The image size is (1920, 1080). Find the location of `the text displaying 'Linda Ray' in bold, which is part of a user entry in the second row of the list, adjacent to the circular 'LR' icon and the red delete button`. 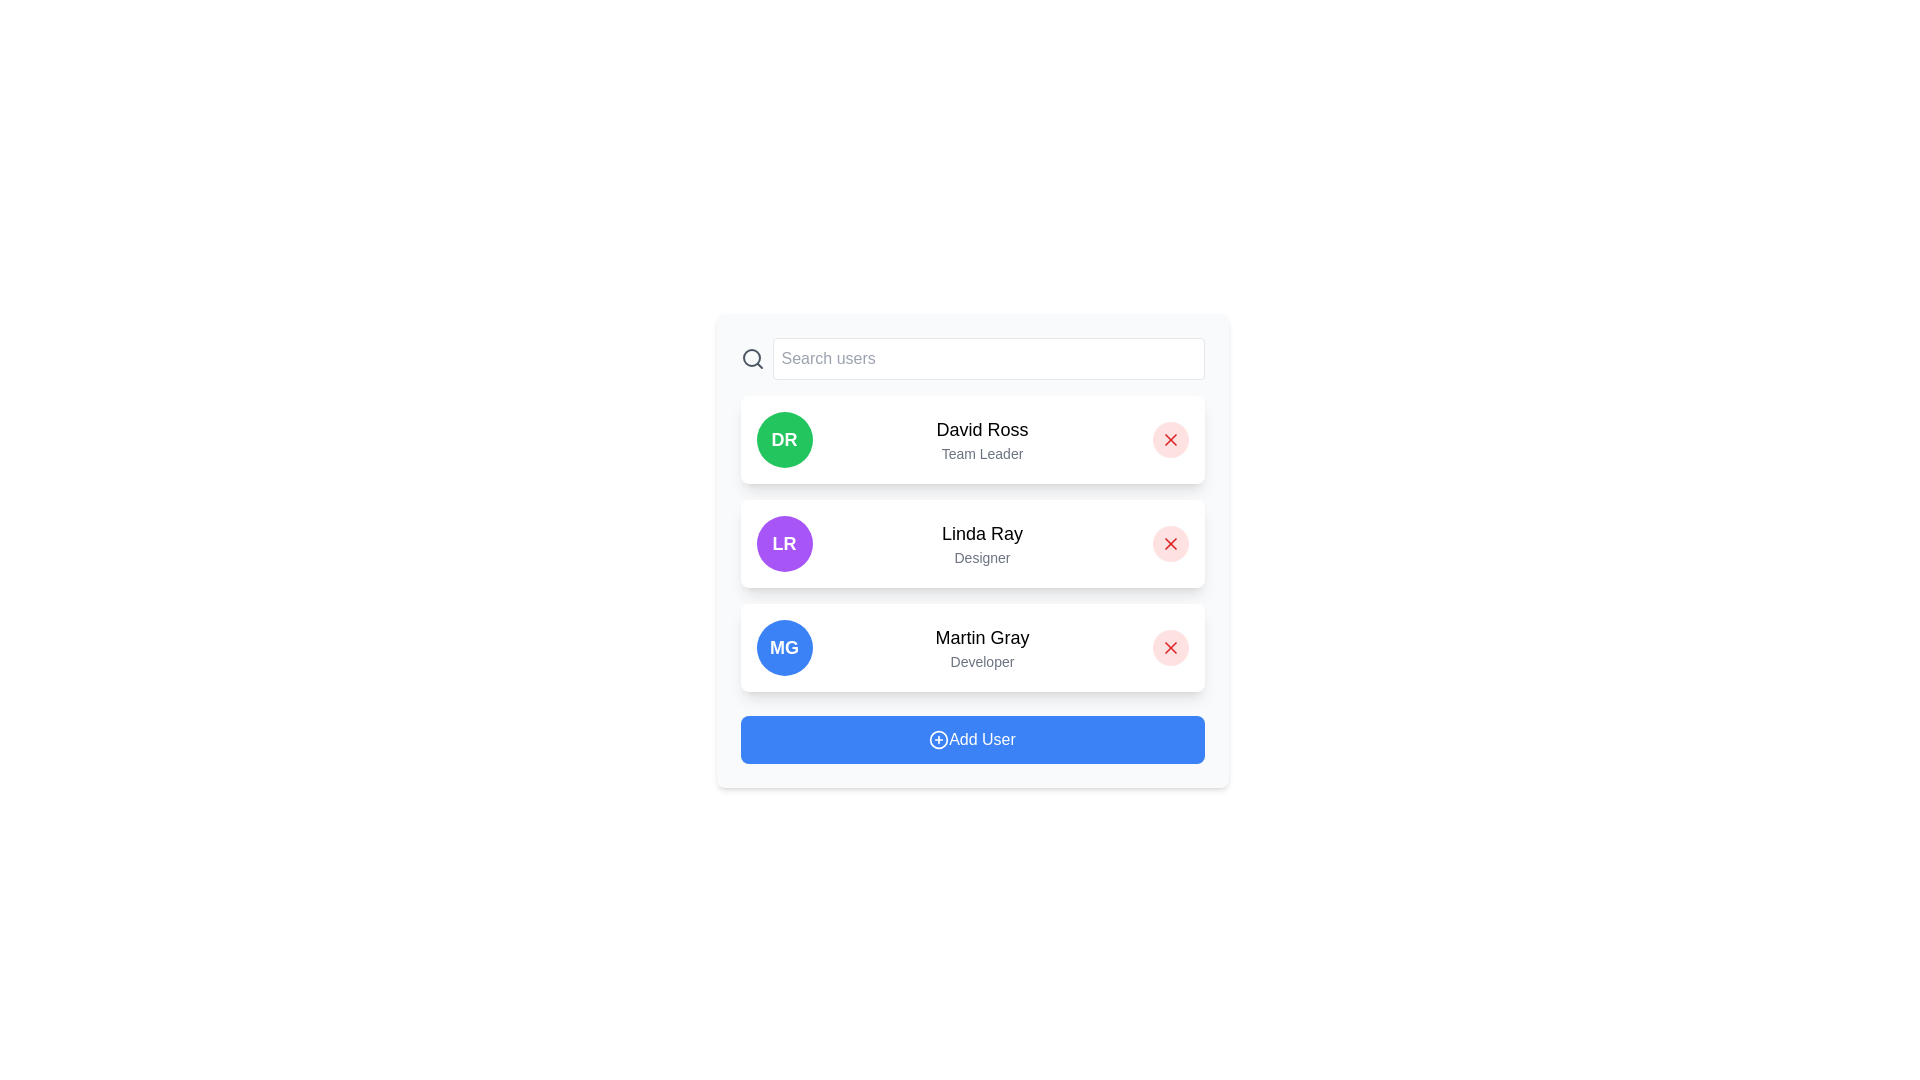

the text displaying 'Linda Ray' in bold, which is part of a user entry in the second row of the list, adjacent to the circular 'LR' icon and the red delete button is located at coordinates (982, 543).